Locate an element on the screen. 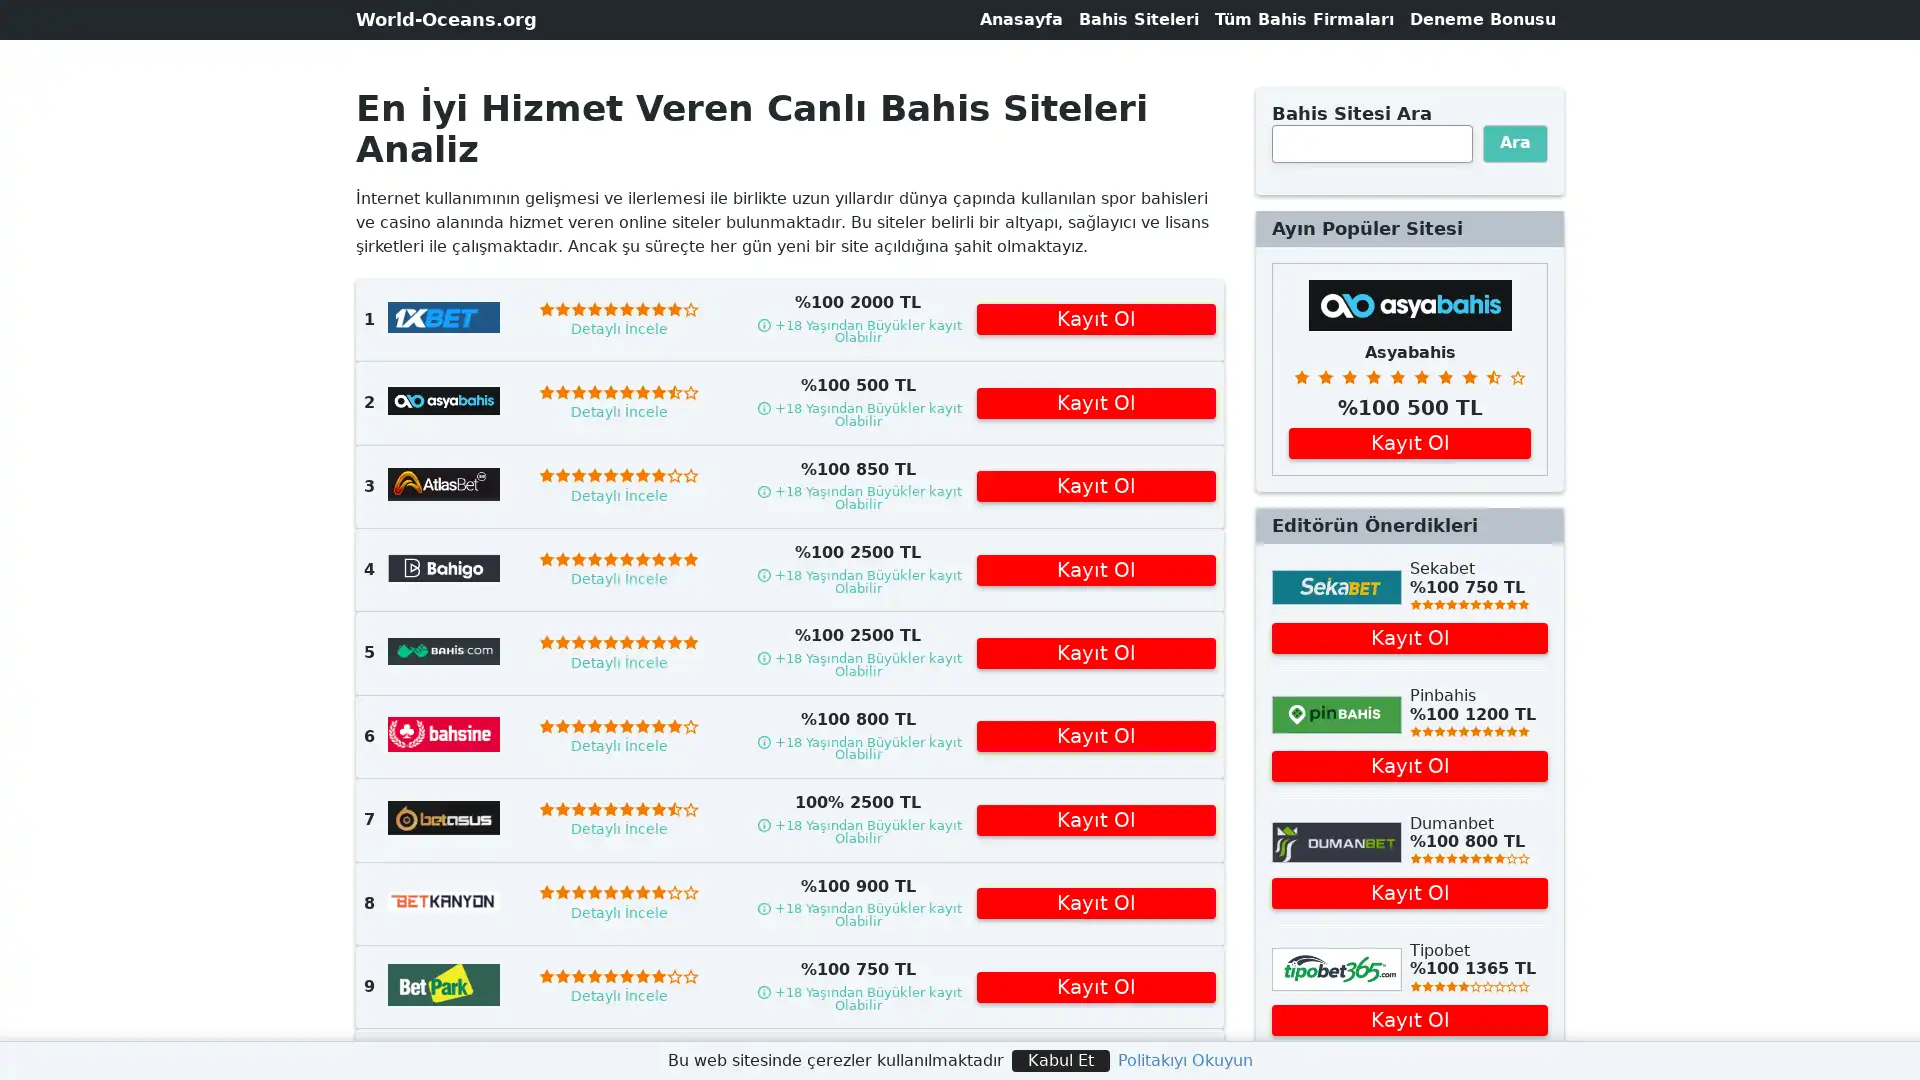  Load terms and conditions is located at coordinates (857, 830).